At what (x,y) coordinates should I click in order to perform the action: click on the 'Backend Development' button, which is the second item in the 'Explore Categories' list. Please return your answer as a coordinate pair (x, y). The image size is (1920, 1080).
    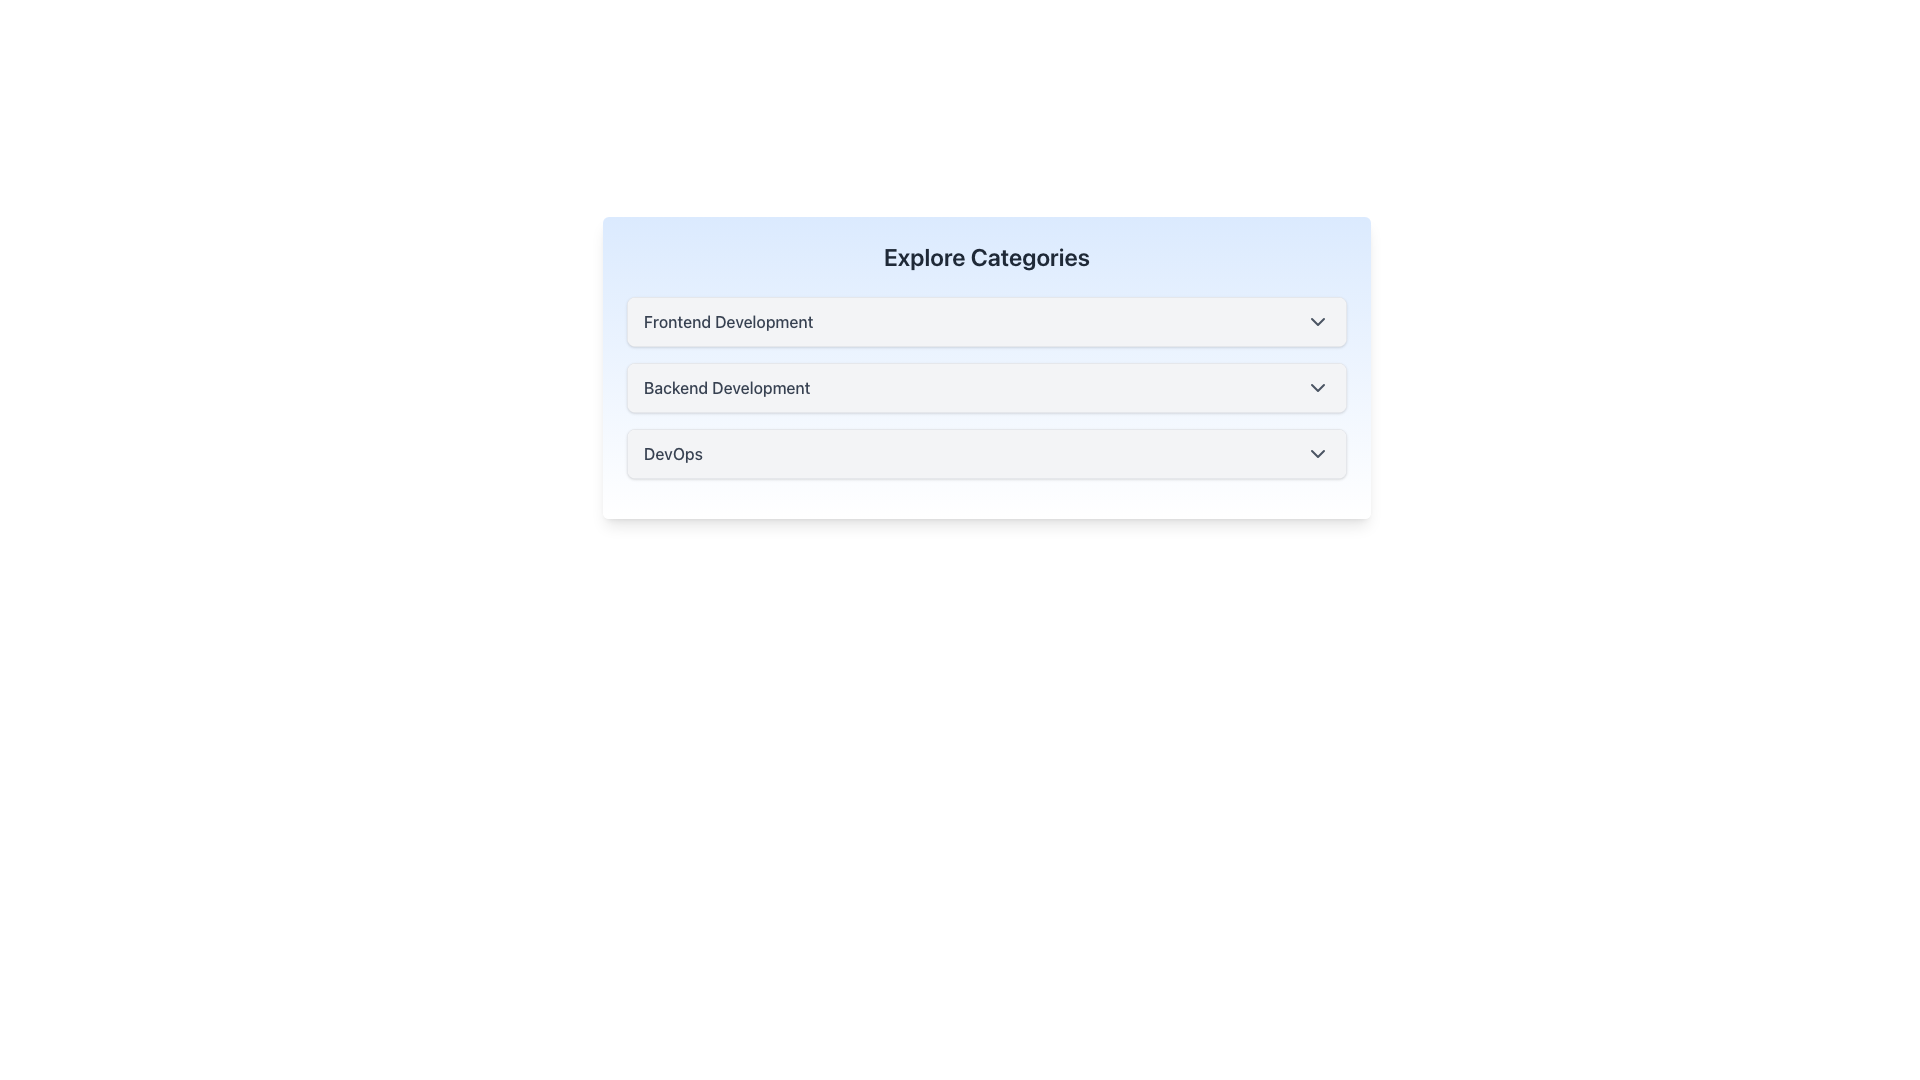
    Looking at the image, I should click on (987, 388).